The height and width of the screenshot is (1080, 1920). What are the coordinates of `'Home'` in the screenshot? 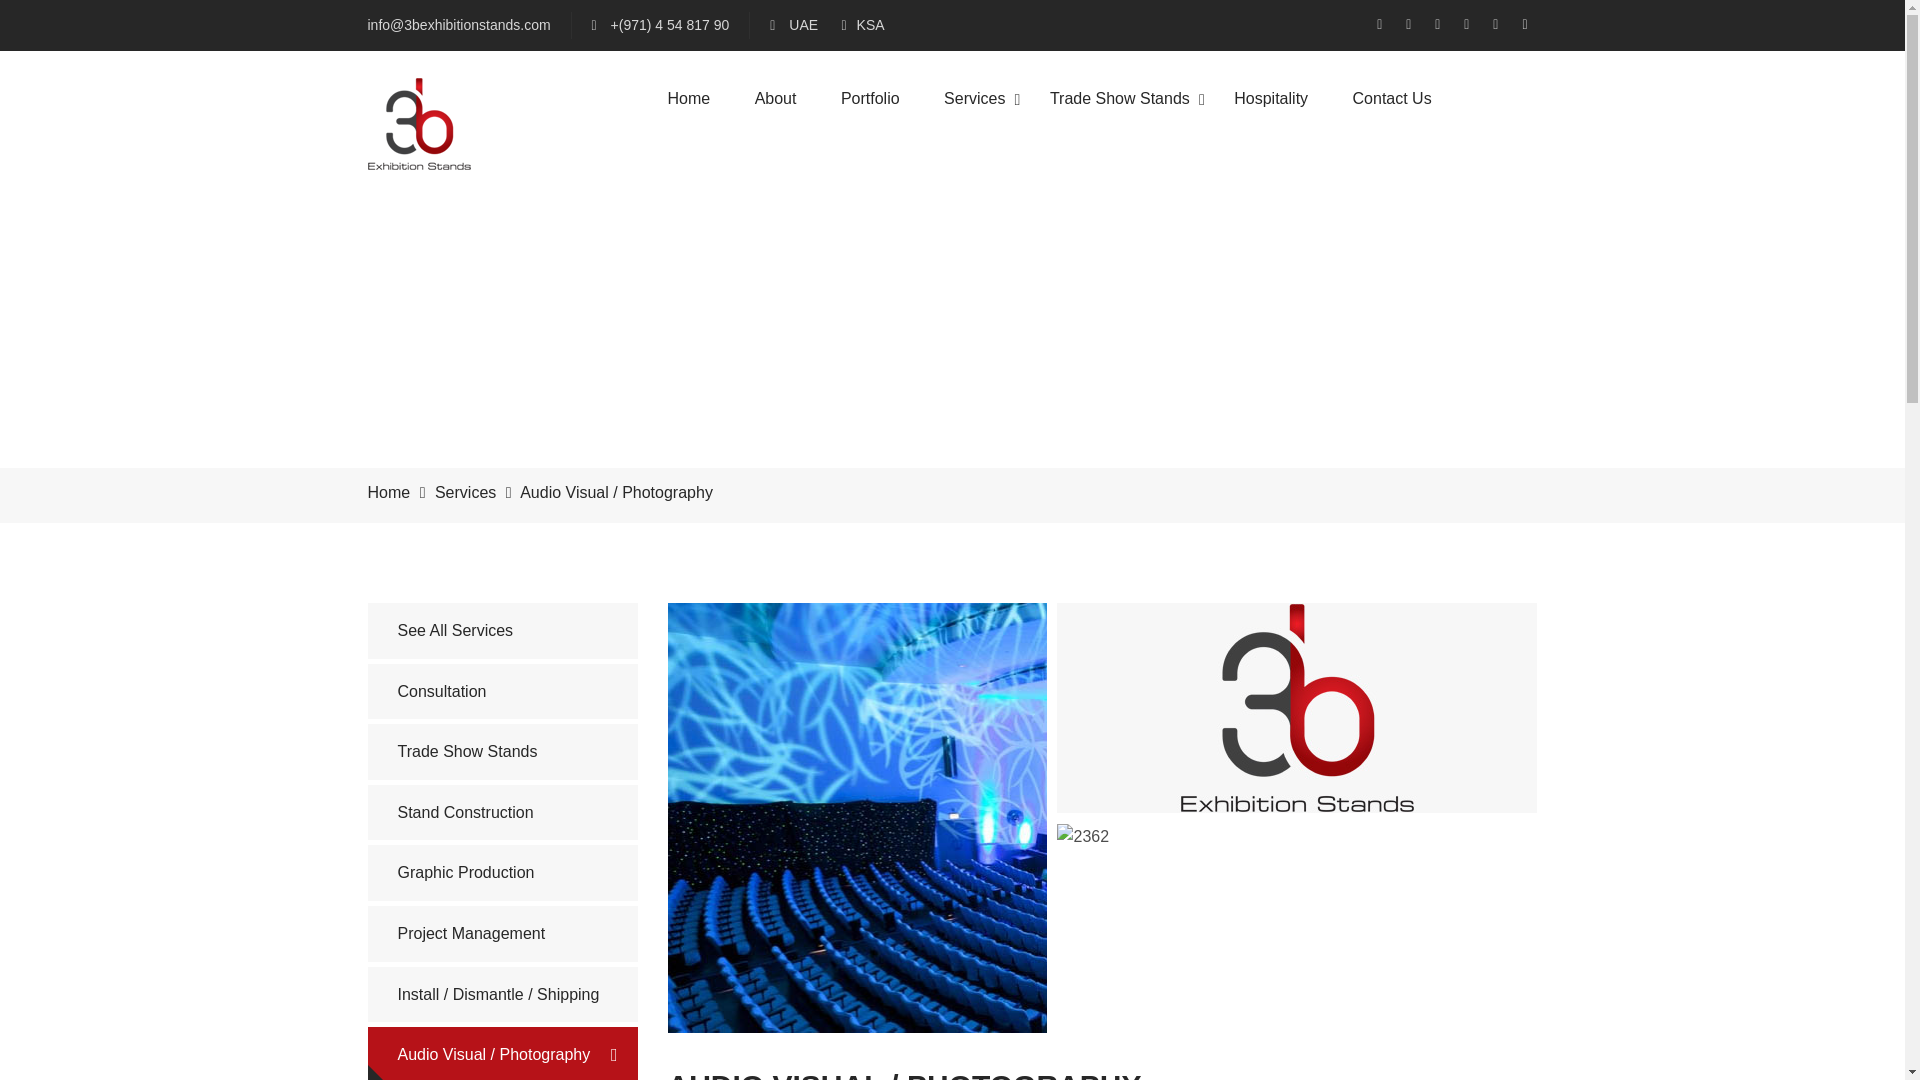 It's located at (389, 492).